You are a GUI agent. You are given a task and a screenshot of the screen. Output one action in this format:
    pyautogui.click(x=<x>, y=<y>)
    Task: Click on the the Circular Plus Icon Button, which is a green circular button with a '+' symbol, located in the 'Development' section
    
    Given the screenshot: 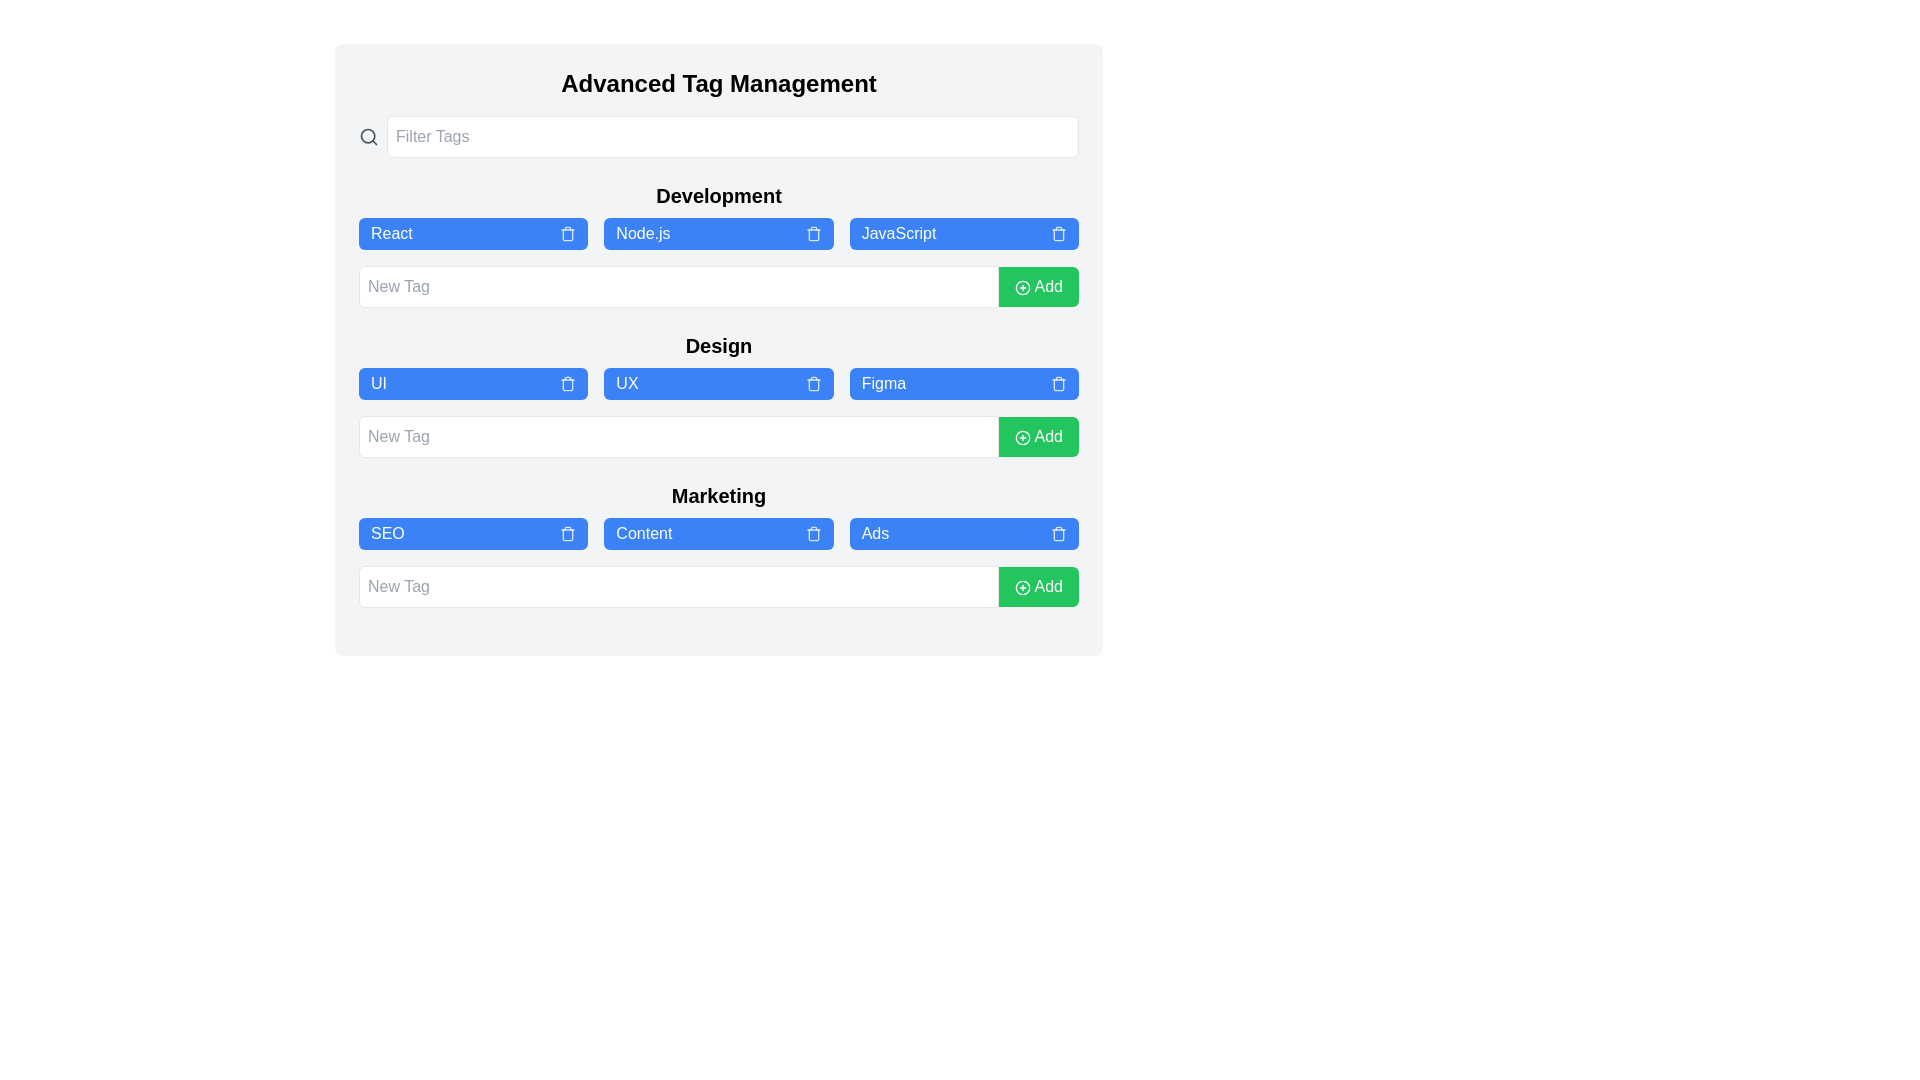 What is the action you would take?
    pyautogui.click(x=1022, y=287)
    